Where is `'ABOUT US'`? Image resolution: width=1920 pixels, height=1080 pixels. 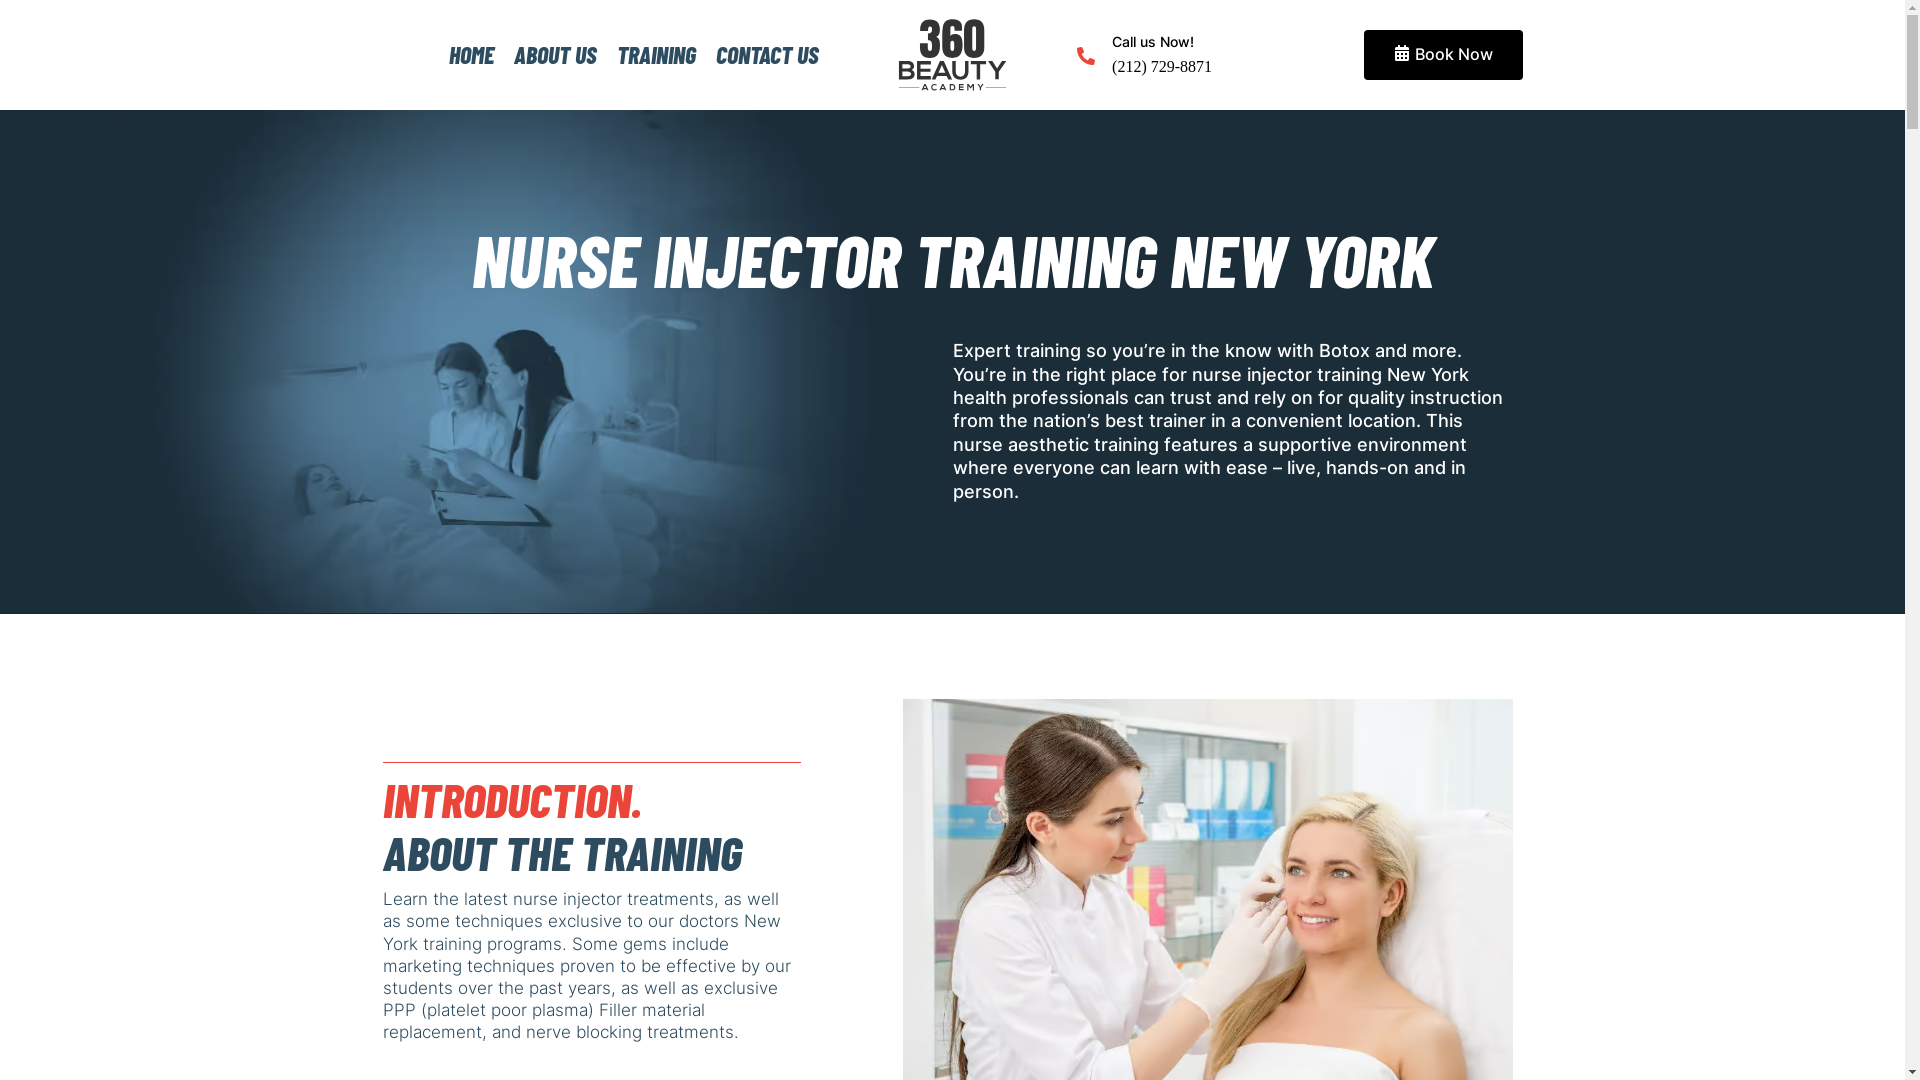
'ABOUT US' is located at coordinates (555, 53).